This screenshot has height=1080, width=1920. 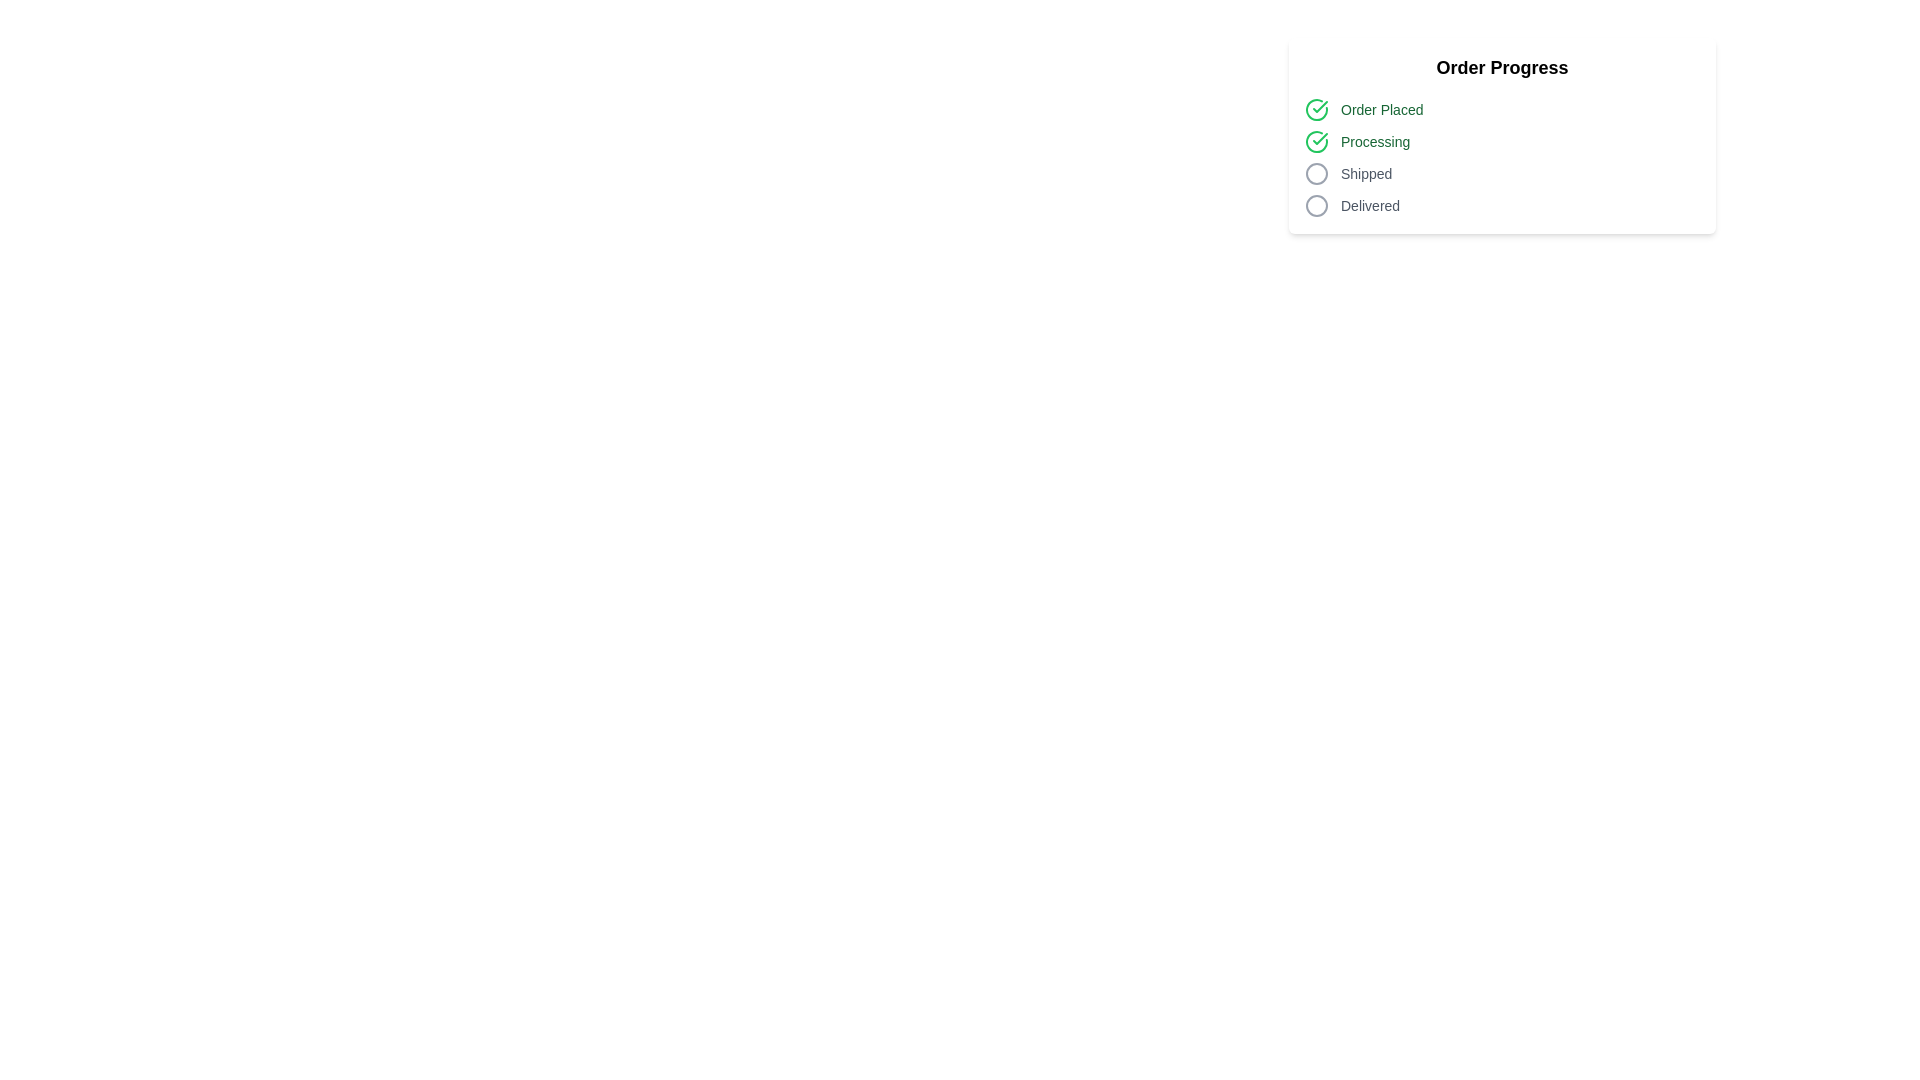 I want to click on the 'Processing' text label in the order tracking widget, which is the second item in a vertical list of order statuses, so click(x=1374, y=141).